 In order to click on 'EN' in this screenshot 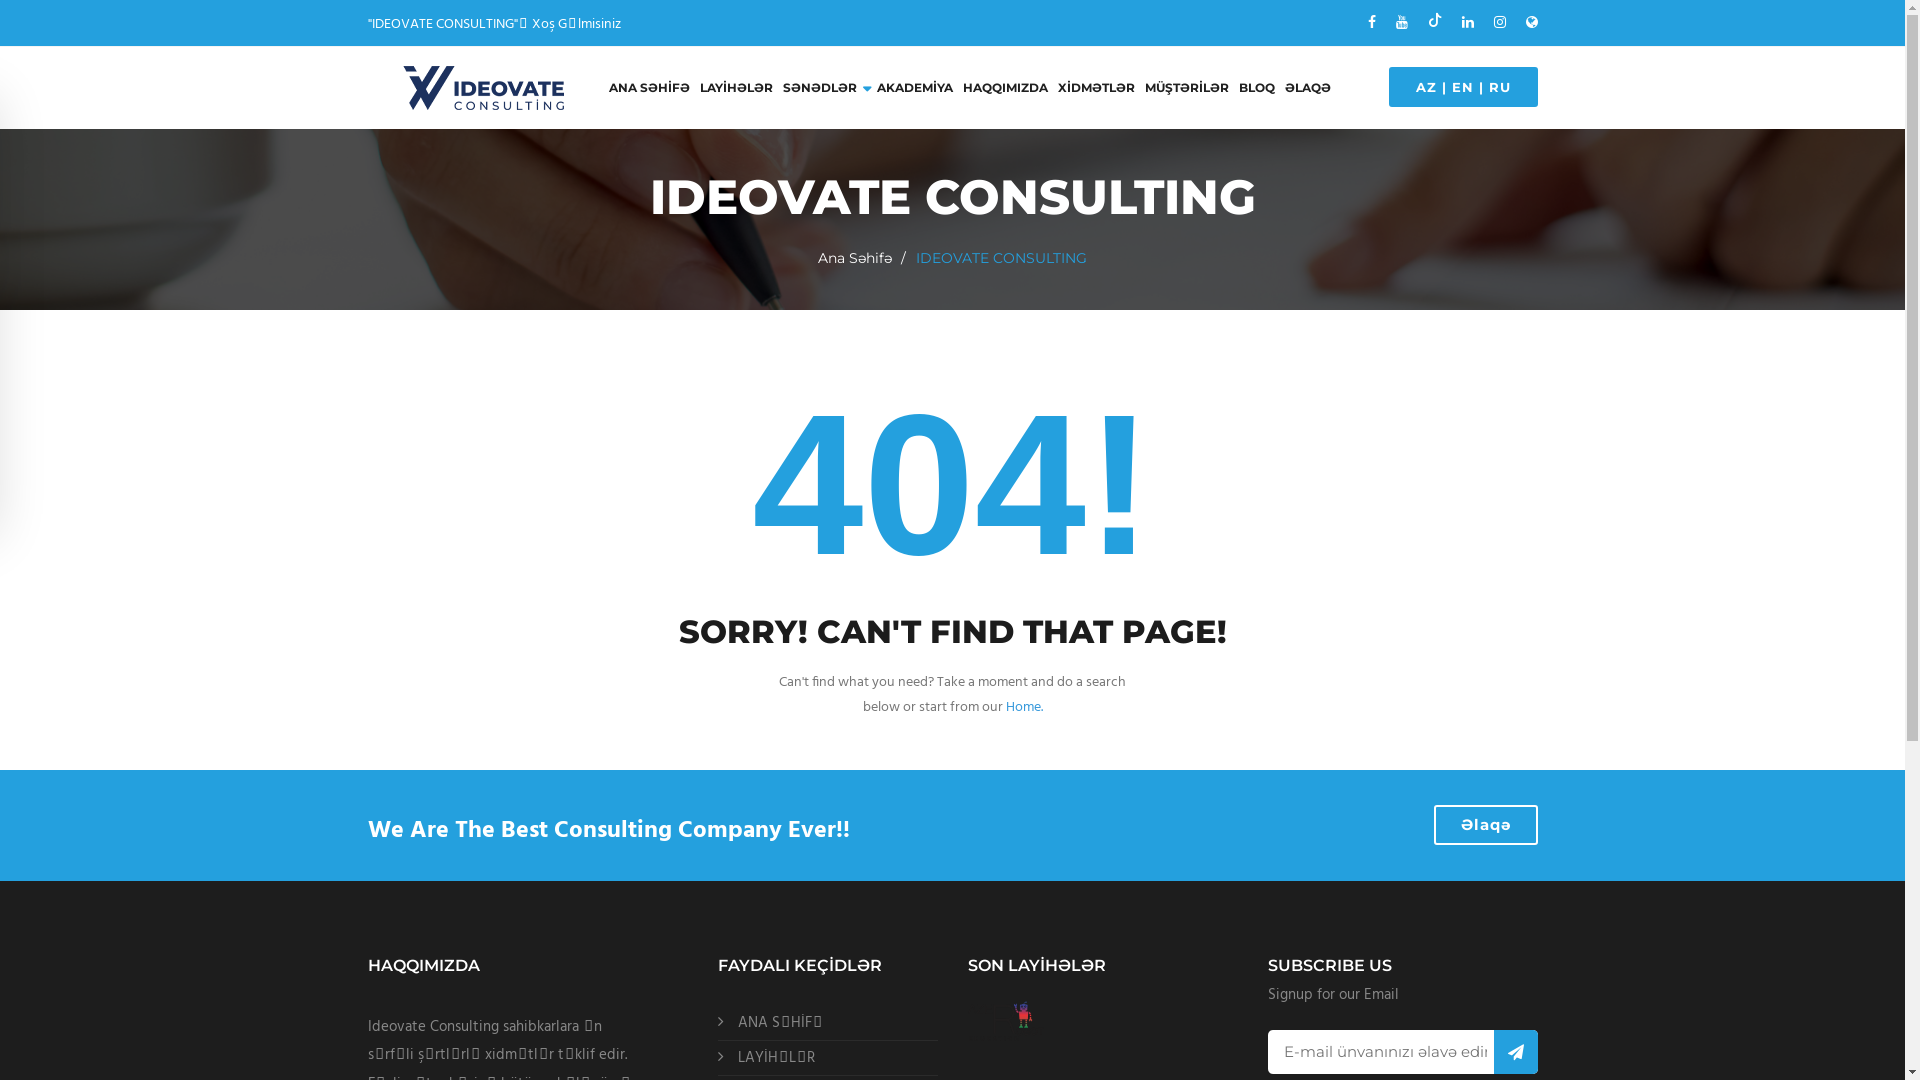, I will do `click(1463, 86)`.